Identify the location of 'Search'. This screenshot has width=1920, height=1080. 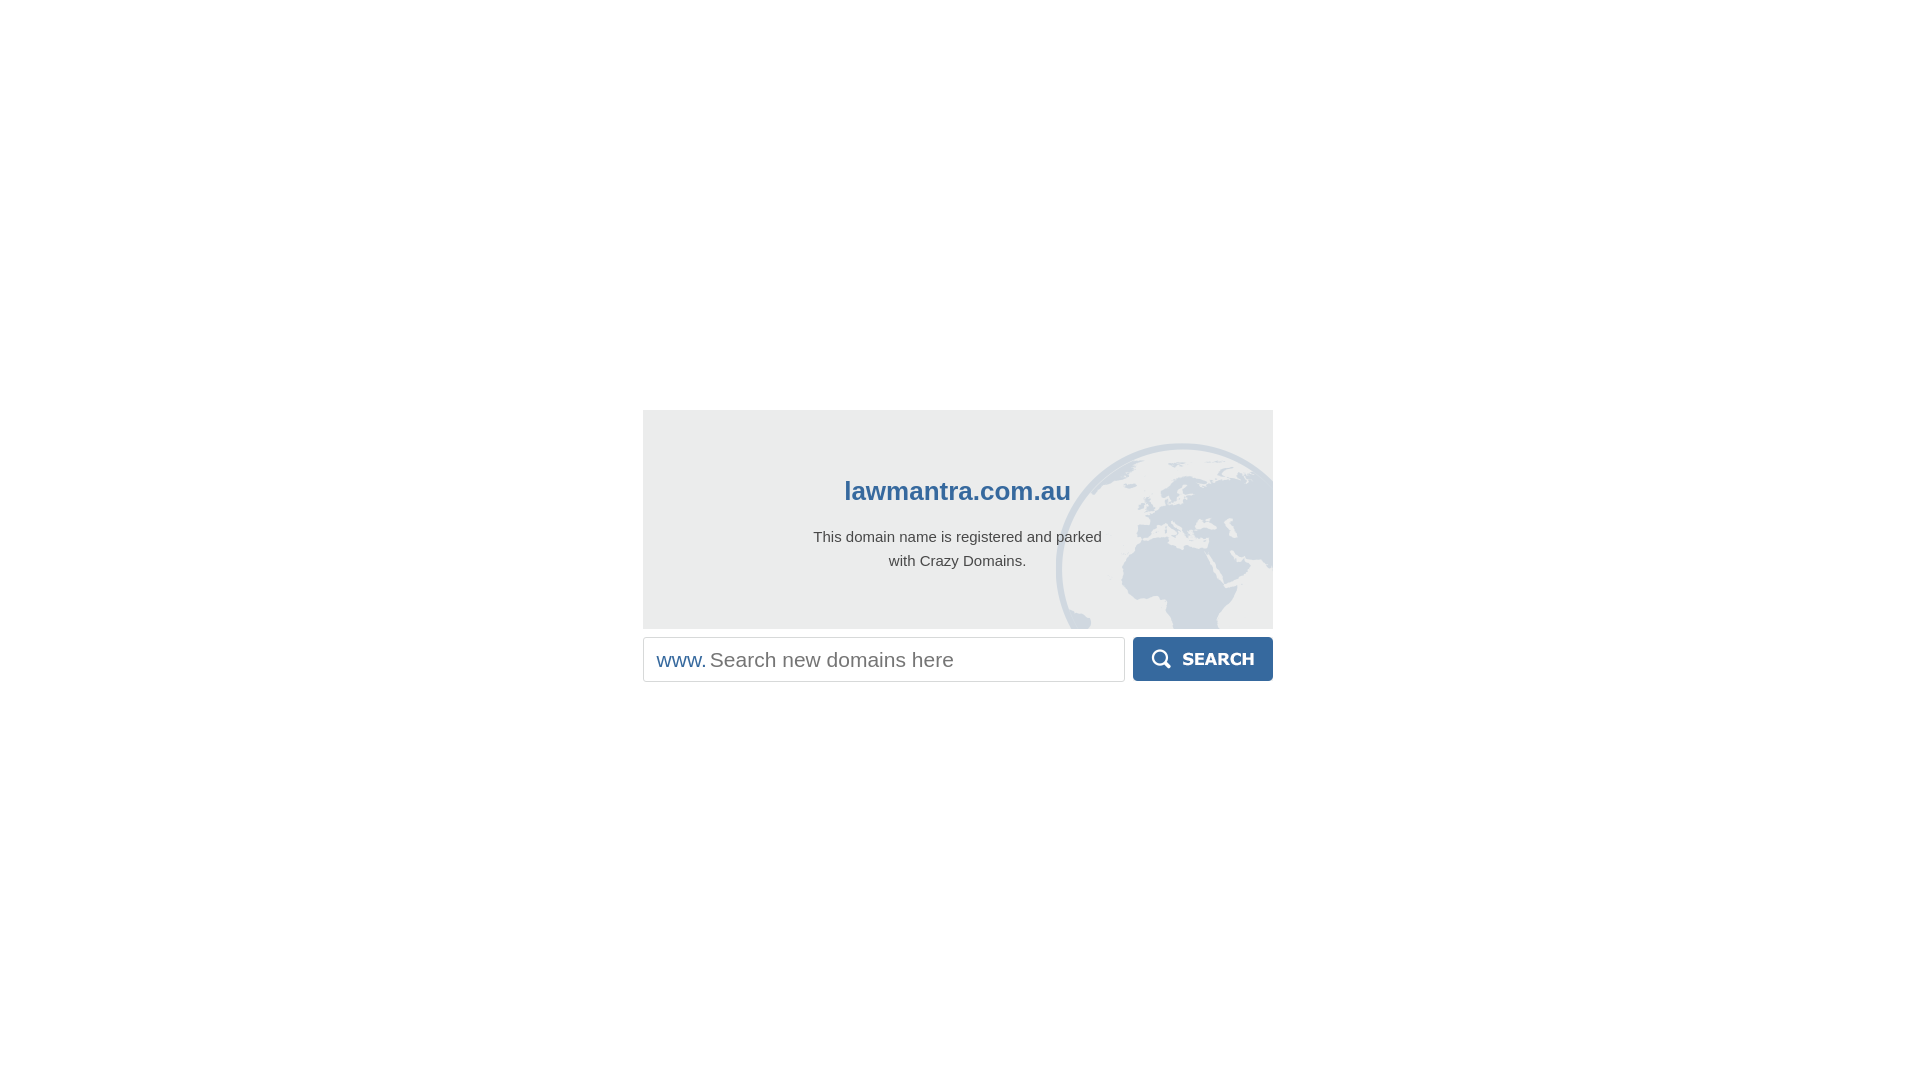
(1202, 659).